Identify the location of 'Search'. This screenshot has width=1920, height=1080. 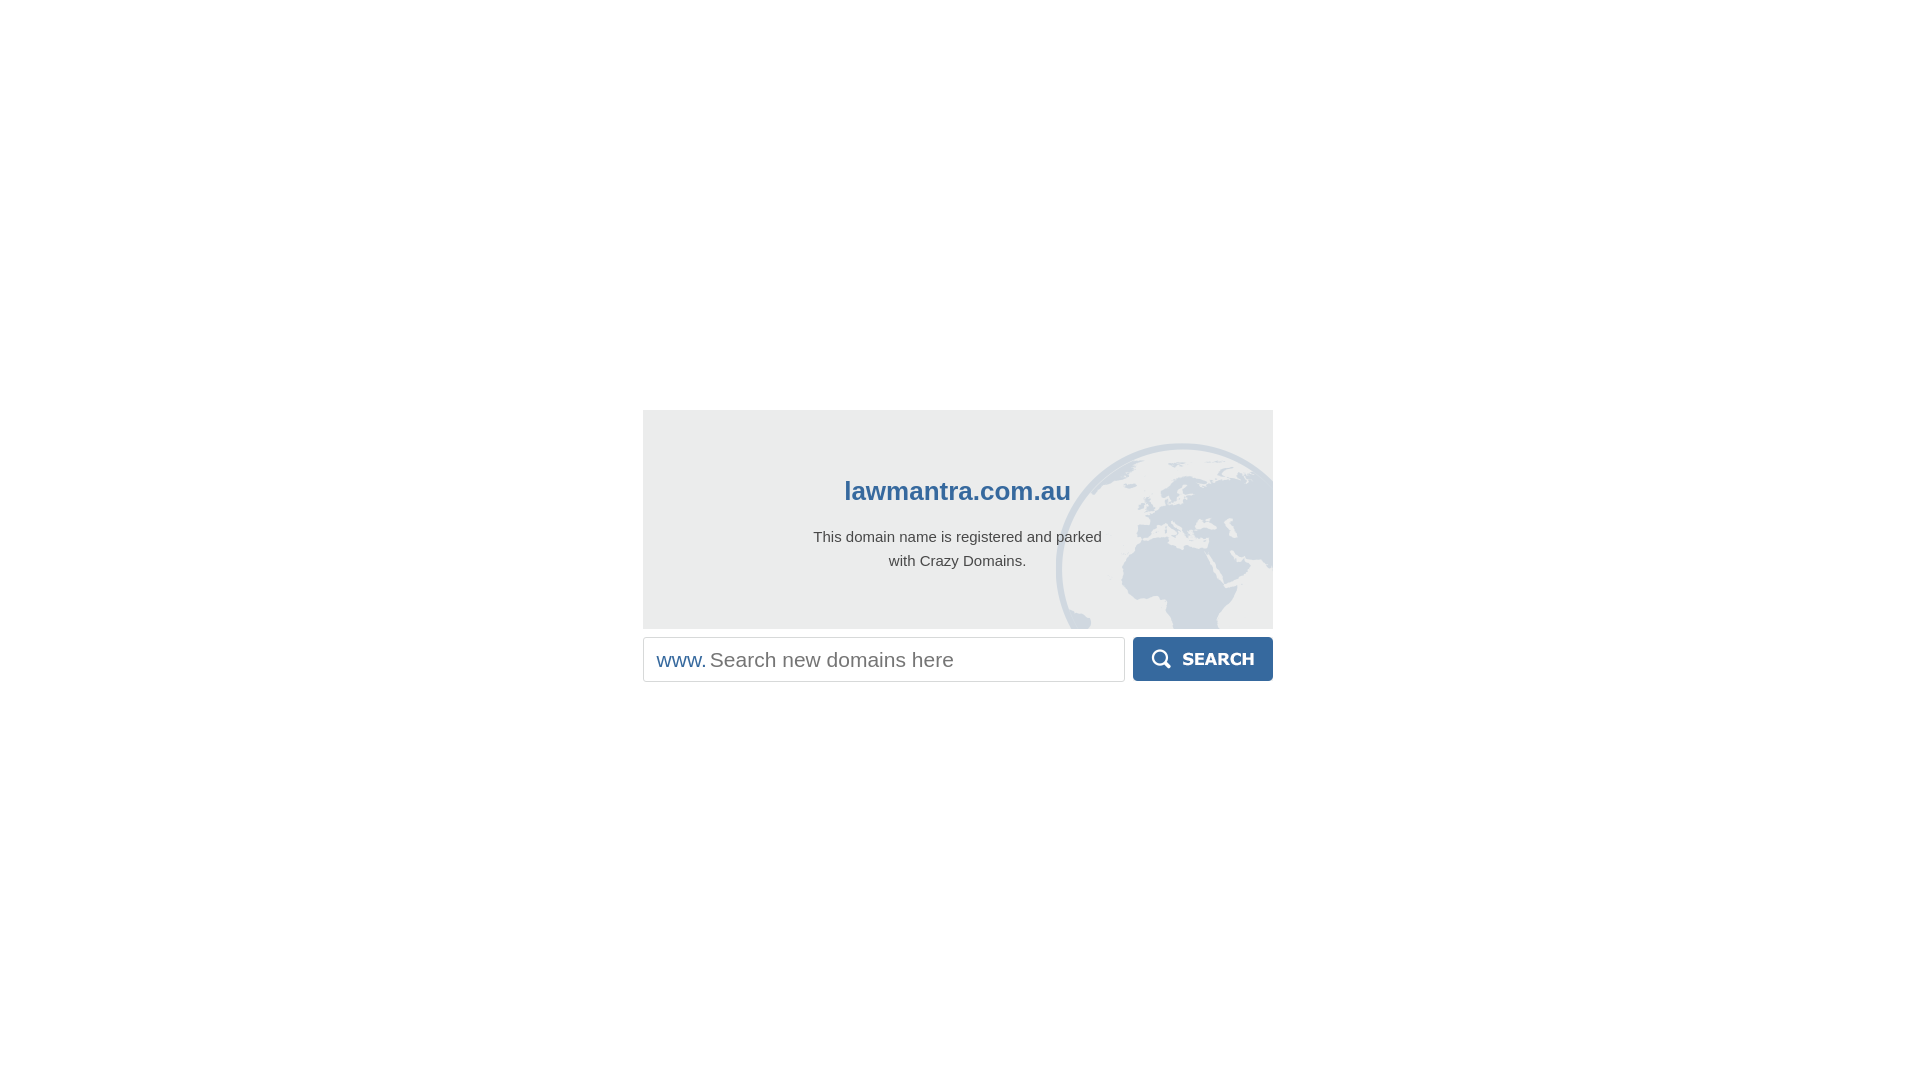
(1202, 659).